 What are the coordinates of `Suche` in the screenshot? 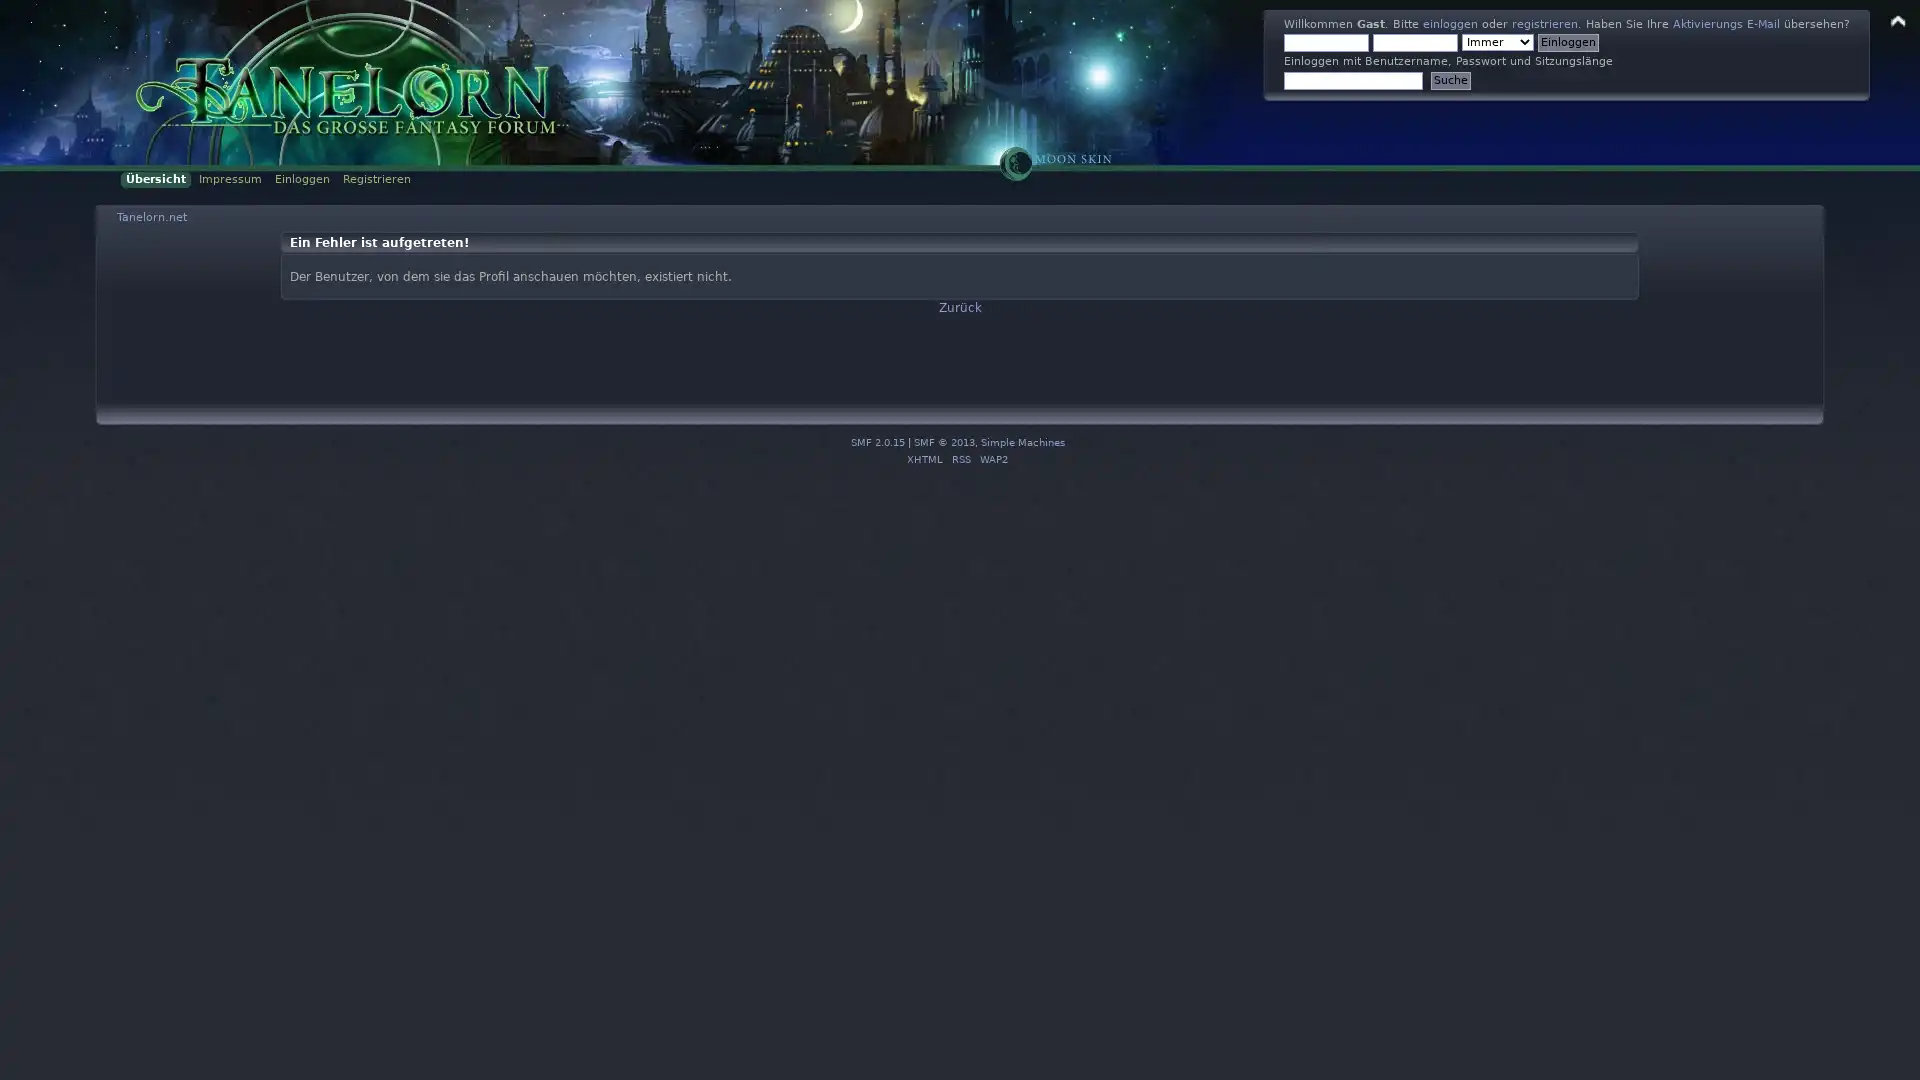 It's located at (1450, 79).